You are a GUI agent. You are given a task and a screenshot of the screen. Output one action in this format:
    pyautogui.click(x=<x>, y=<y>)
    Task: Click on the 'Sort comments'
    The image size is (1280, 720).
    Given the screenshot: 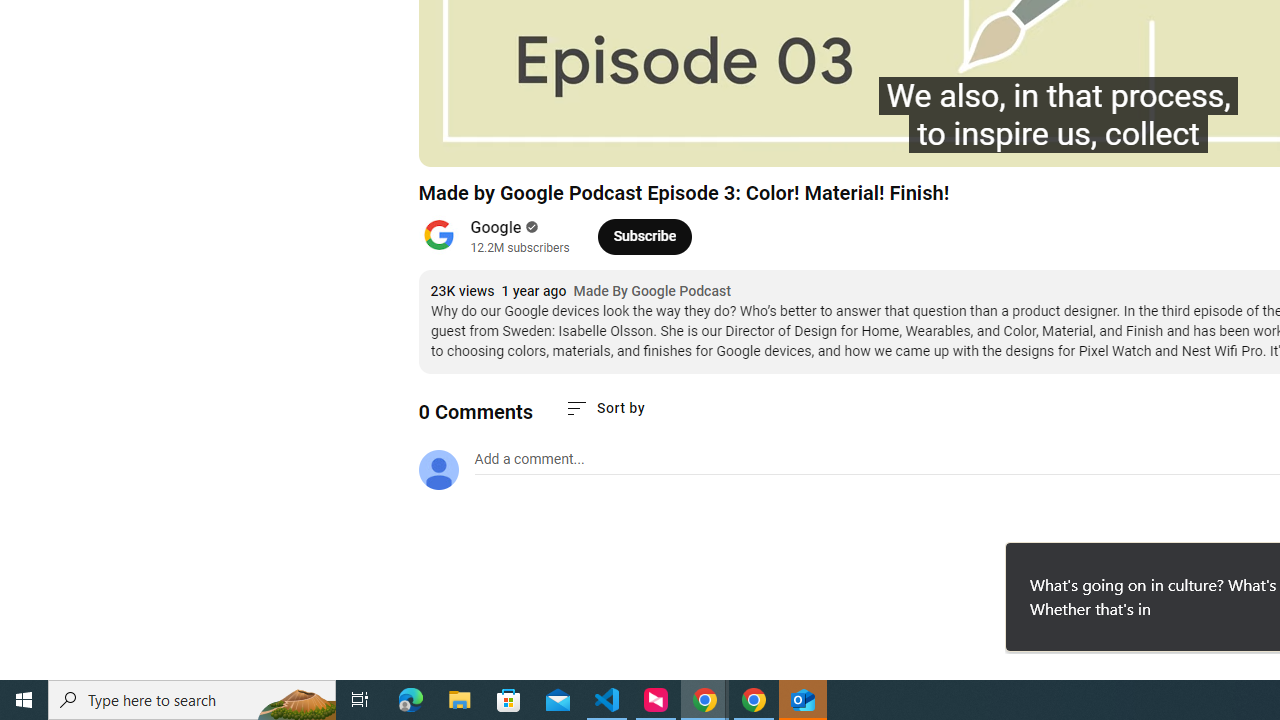 What is the action you would take?
    pyautogui.click(x=603, y=407)
    